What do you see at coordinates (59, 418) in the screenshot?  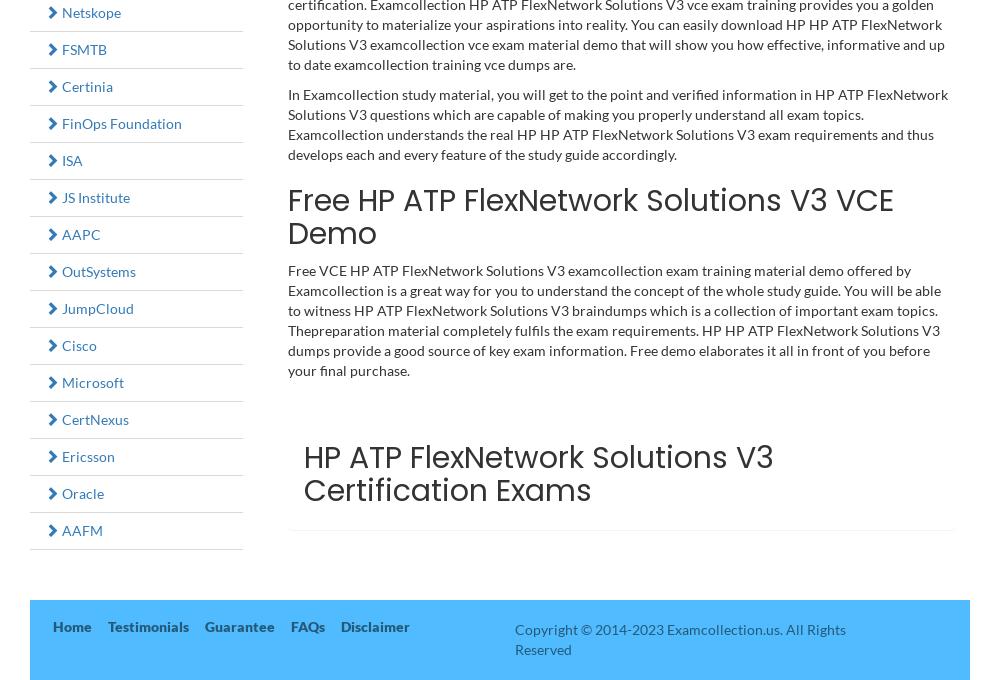 I see `'CertNexus'` at bounding box center [59, 418].